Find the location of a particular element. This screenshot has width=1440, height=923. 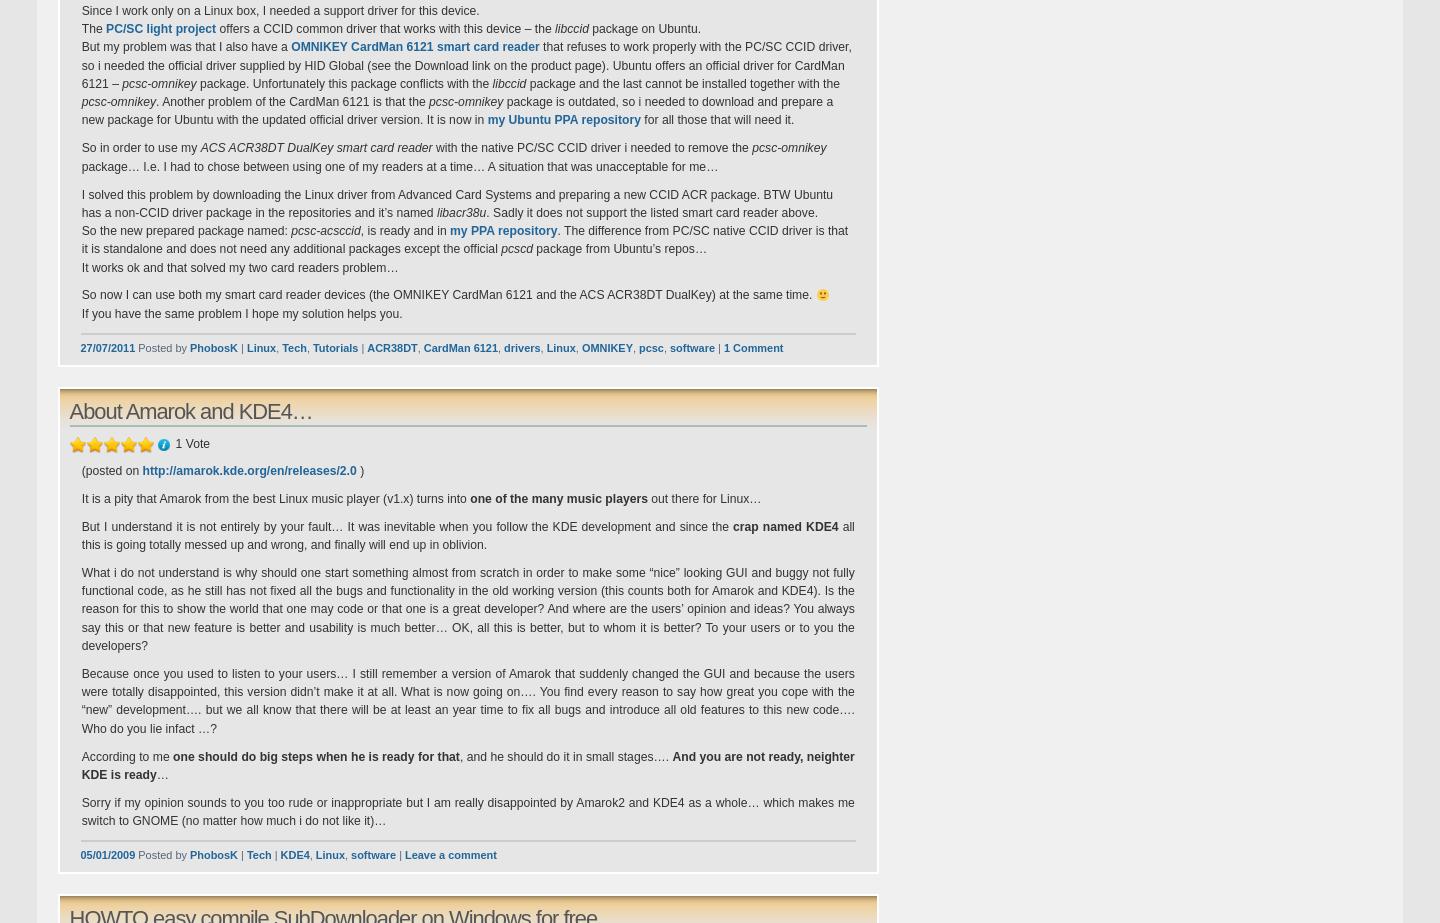

', and he should do it in small stages….' is located at coordinates (565, 755).